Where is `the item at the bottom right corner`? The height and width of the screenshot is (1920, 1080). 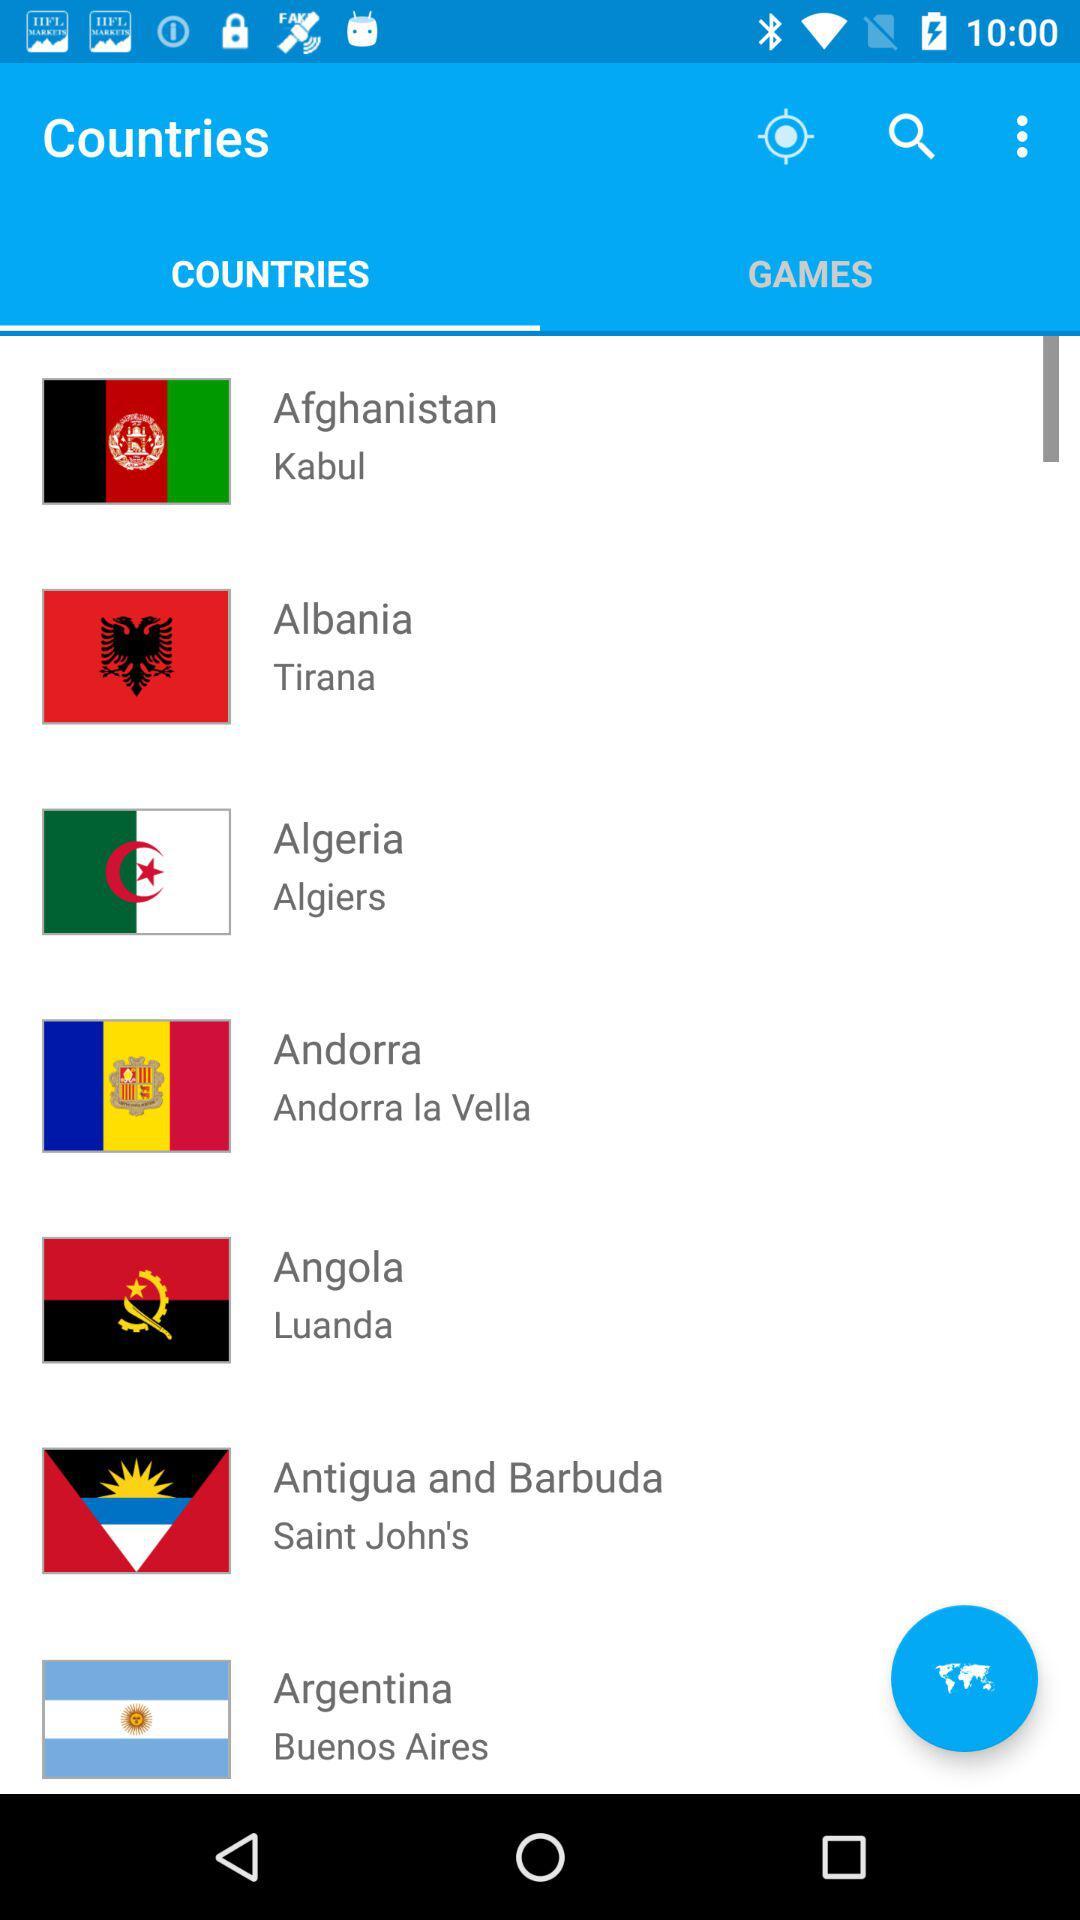
the item at the bottom right corner is located at coordinates (963, 1678).